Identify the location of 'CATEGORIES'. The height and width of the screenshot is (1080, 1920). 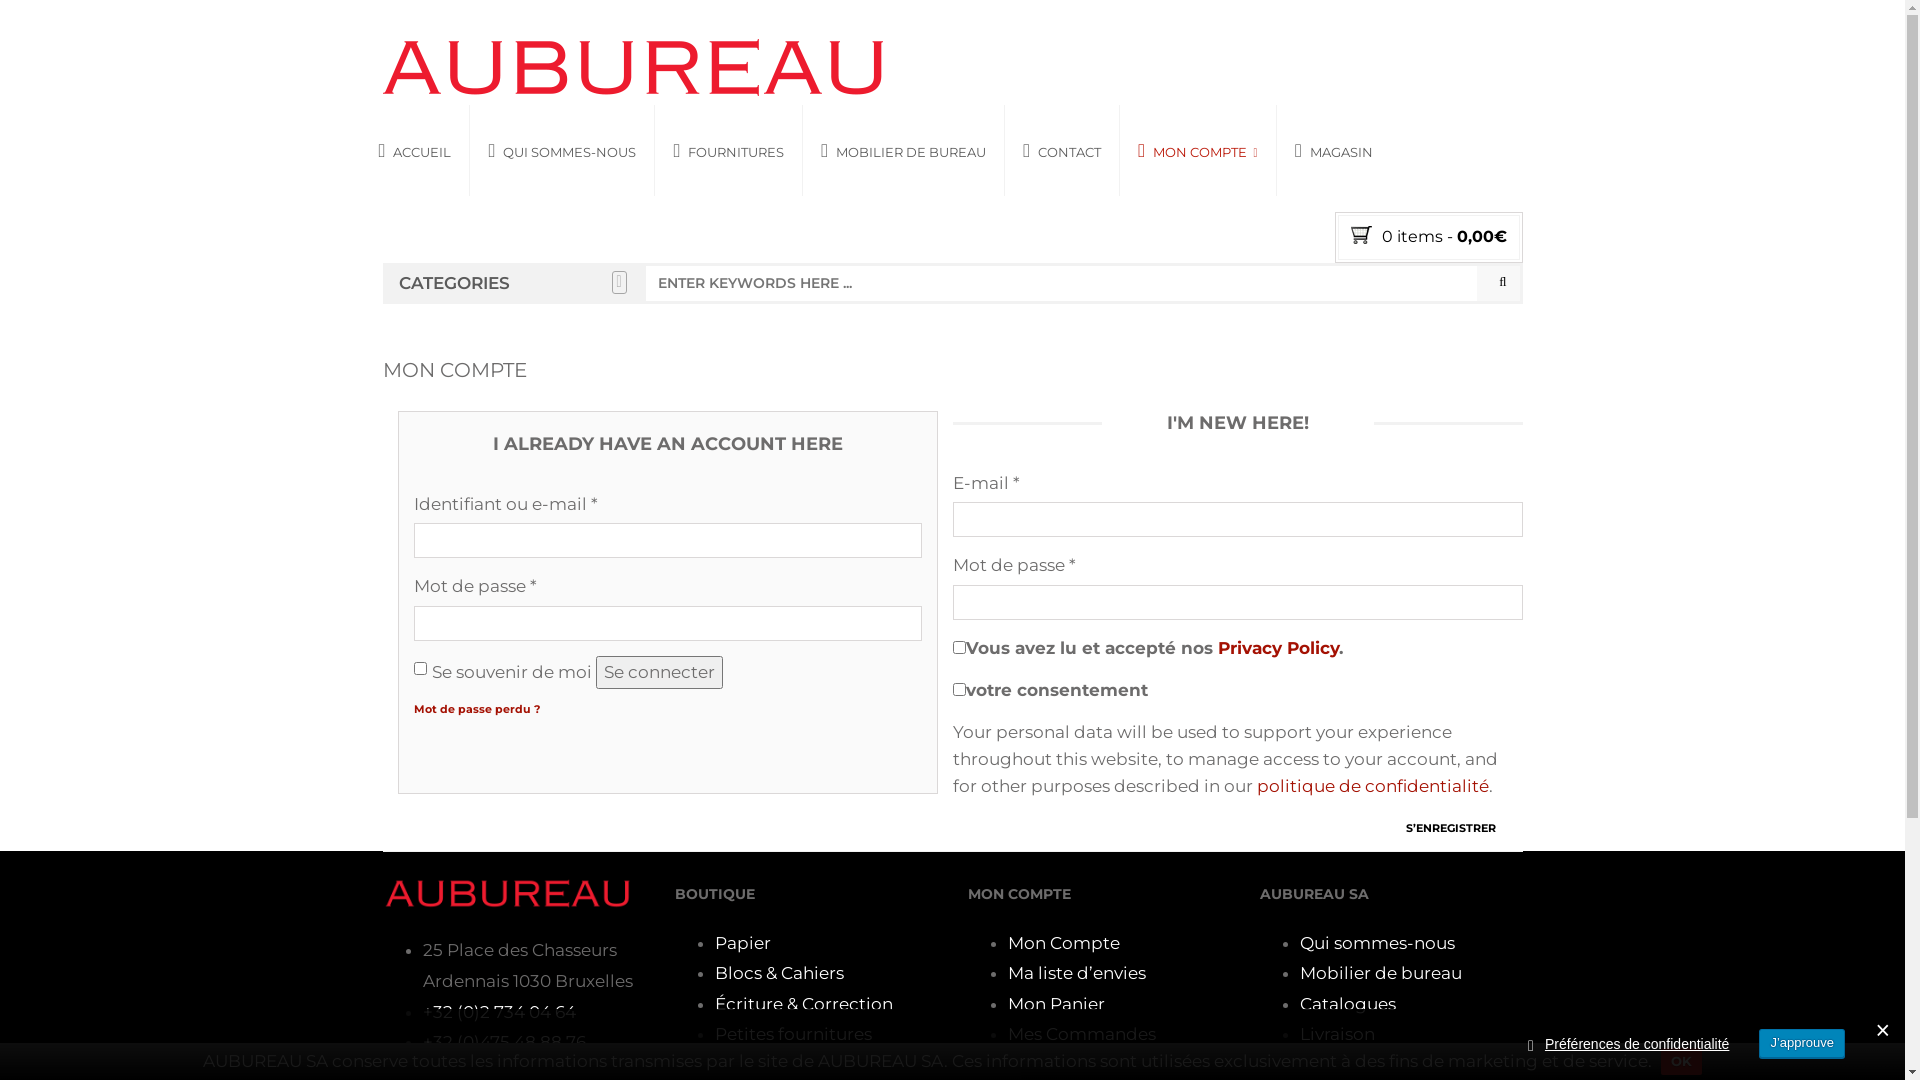
(512, 282).